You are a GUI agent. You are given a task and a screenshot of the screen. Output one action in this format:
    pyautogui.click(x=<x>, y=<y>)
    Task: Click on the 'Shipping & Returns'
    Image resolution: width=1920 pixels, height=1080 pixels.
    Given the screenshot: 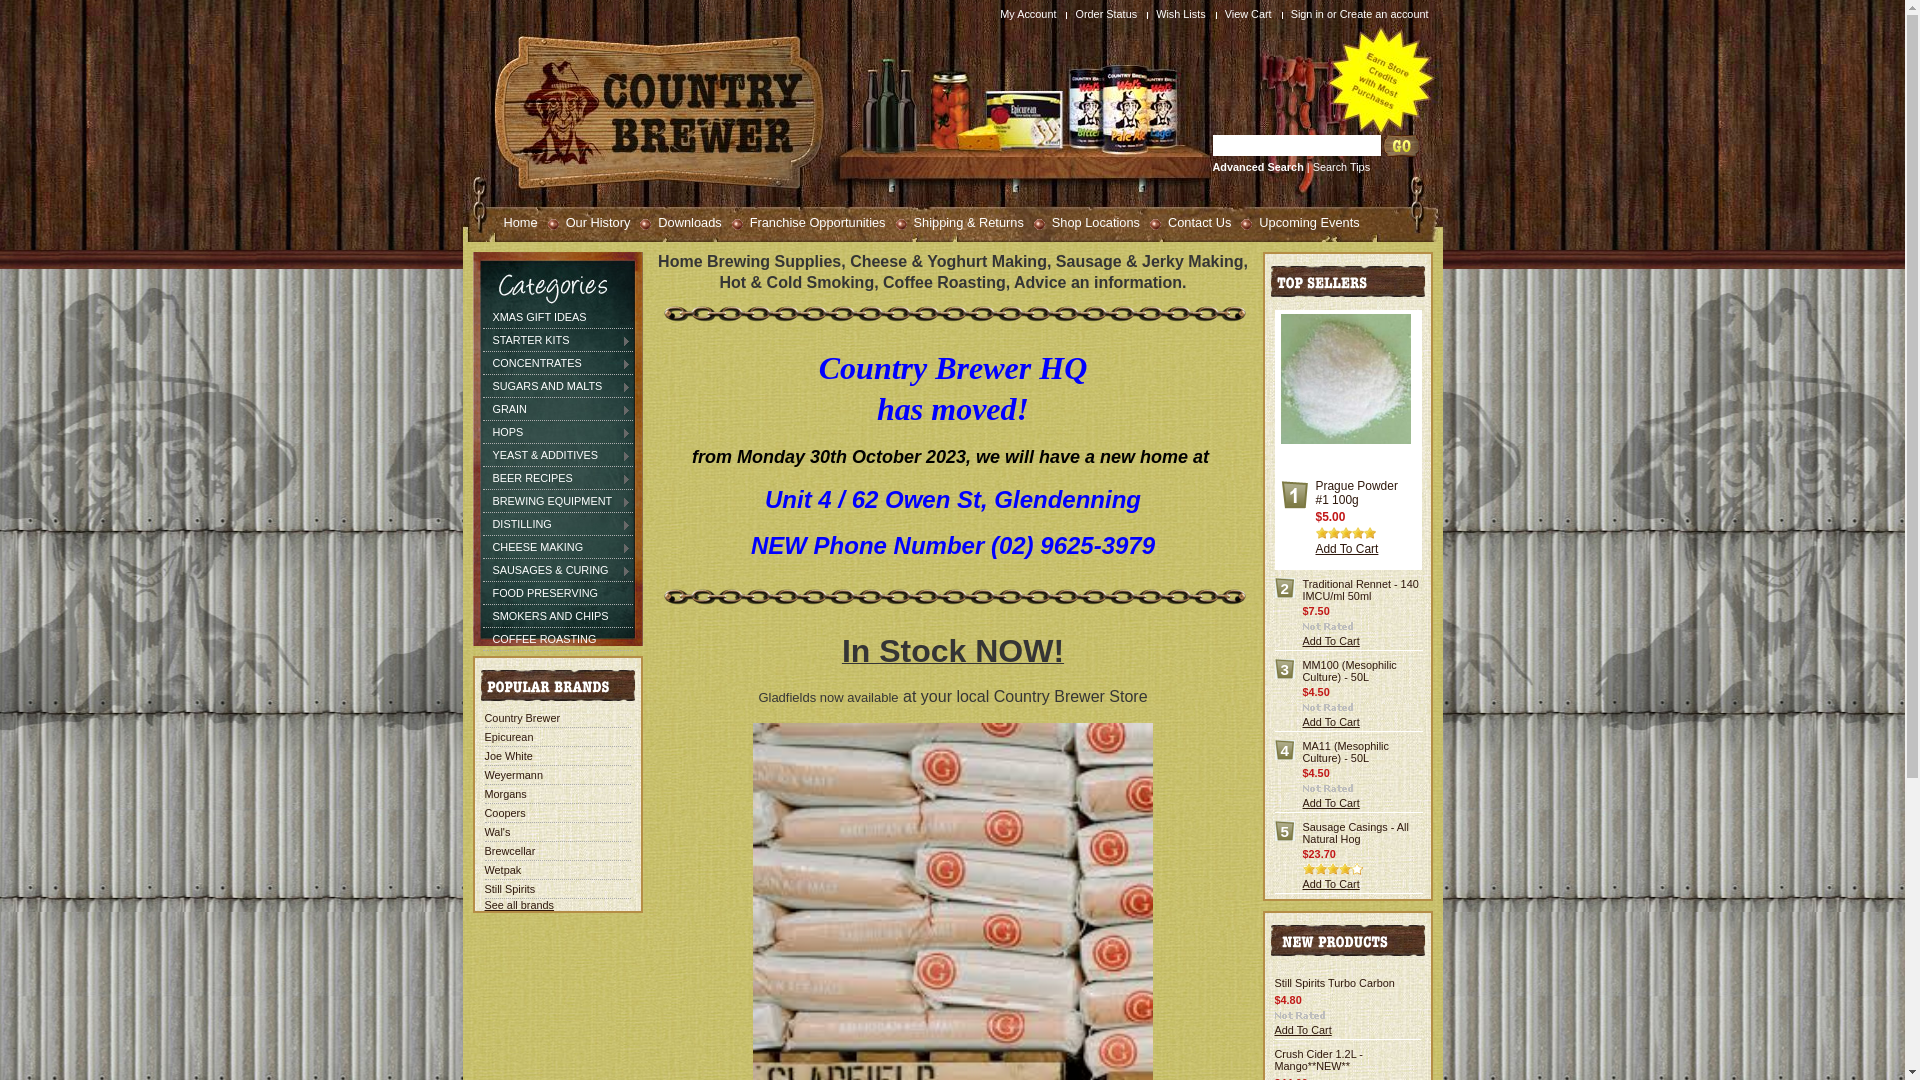 What is the action you would take?
    pyautogui.click(x=960, y=221)
    